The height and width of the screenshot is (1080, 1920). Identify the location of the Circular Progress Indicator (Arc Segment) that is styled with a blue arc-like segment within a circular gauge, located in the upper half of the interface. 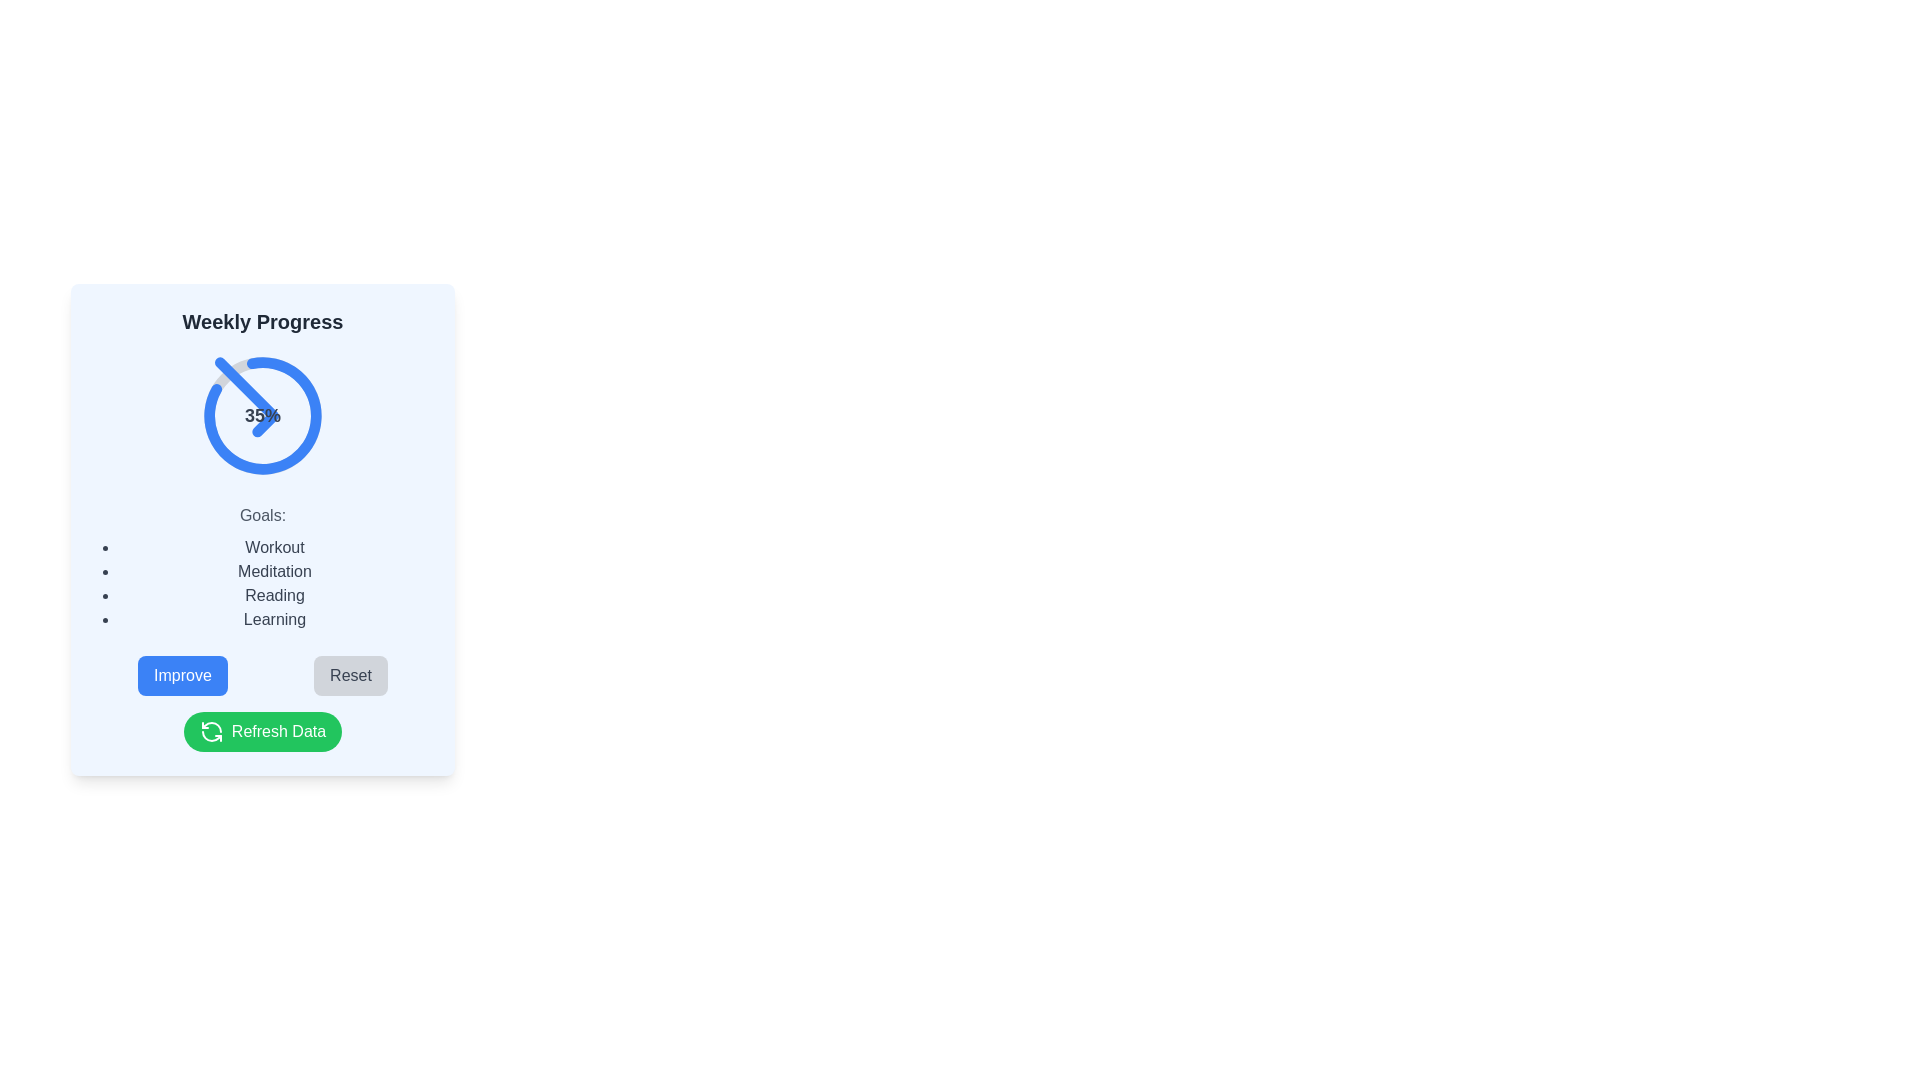
(262, 415).